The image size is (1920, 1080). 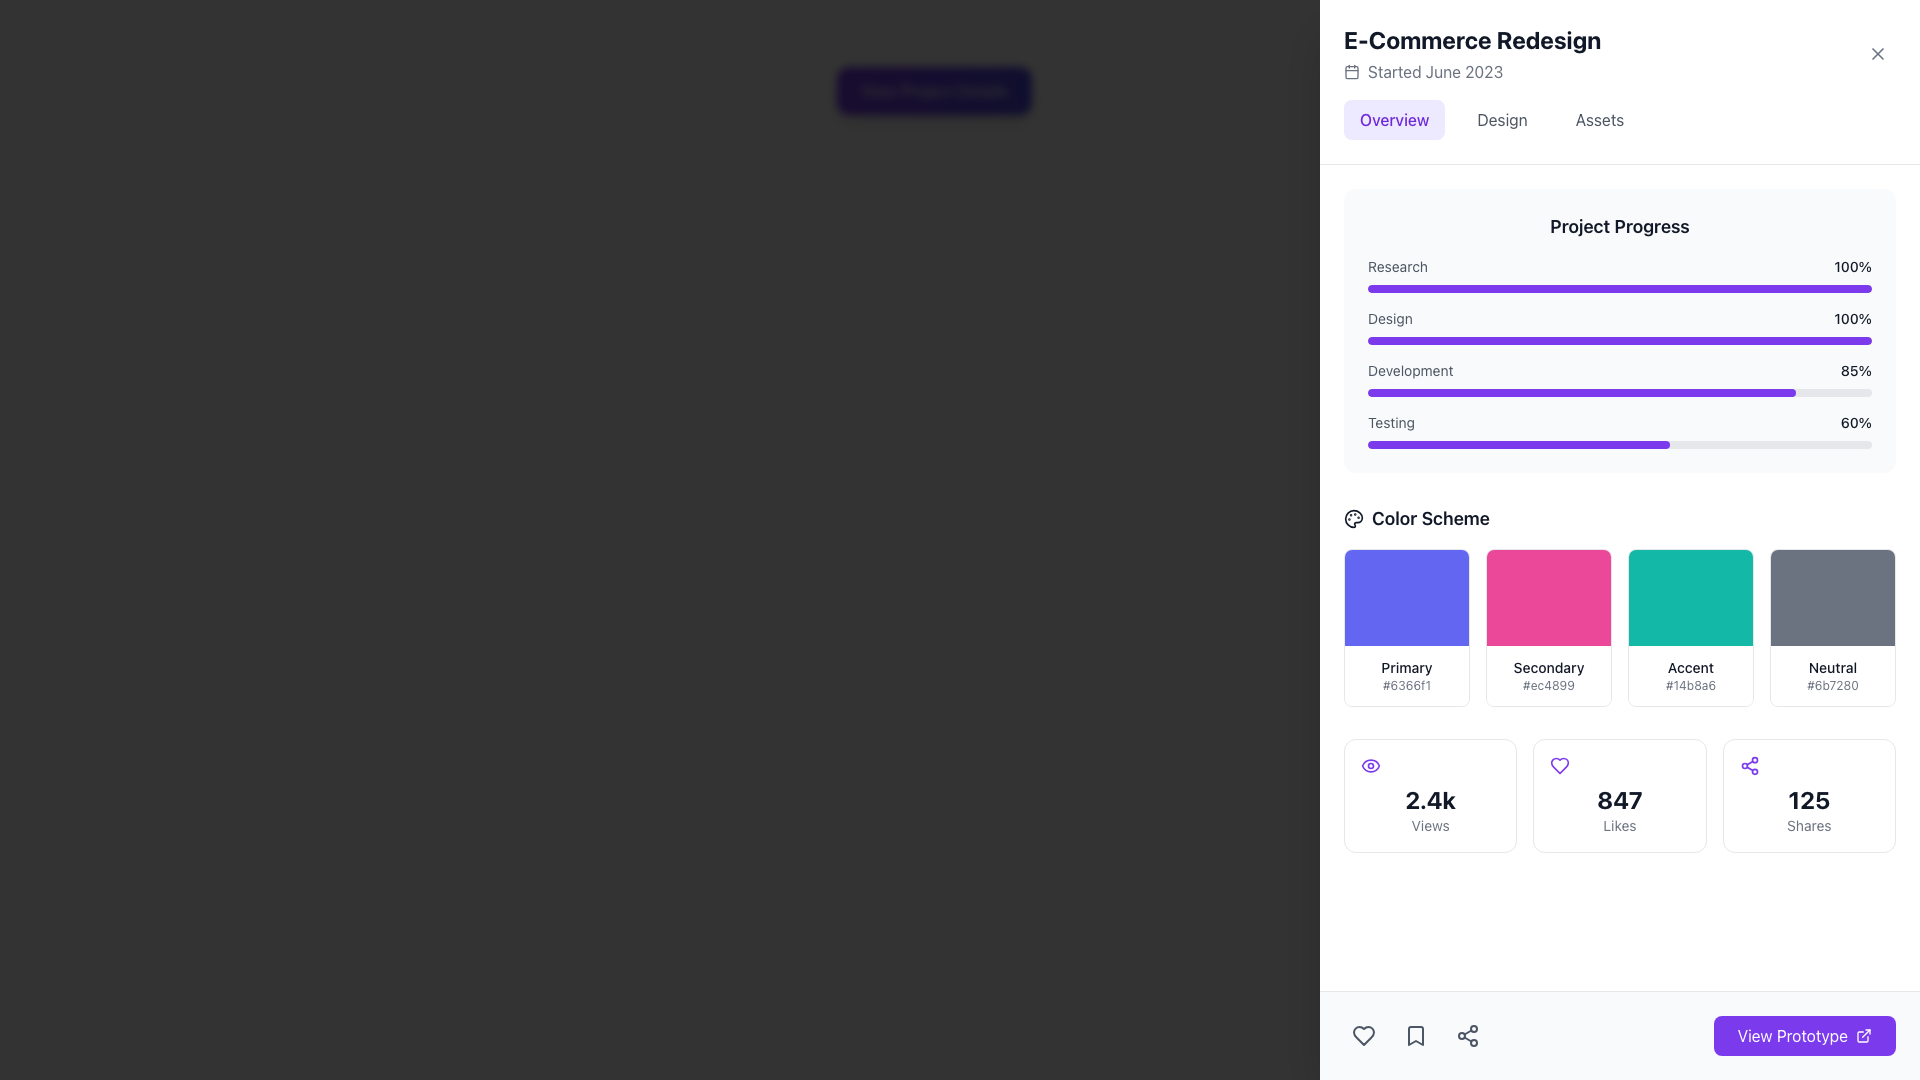 I want to click on the Header element titled 'E-Commerce Redesign' which includes a subheading 'Started June 2023' and a calendar icon, located at the top-right section of the interface, so click(x=1472, y=53).